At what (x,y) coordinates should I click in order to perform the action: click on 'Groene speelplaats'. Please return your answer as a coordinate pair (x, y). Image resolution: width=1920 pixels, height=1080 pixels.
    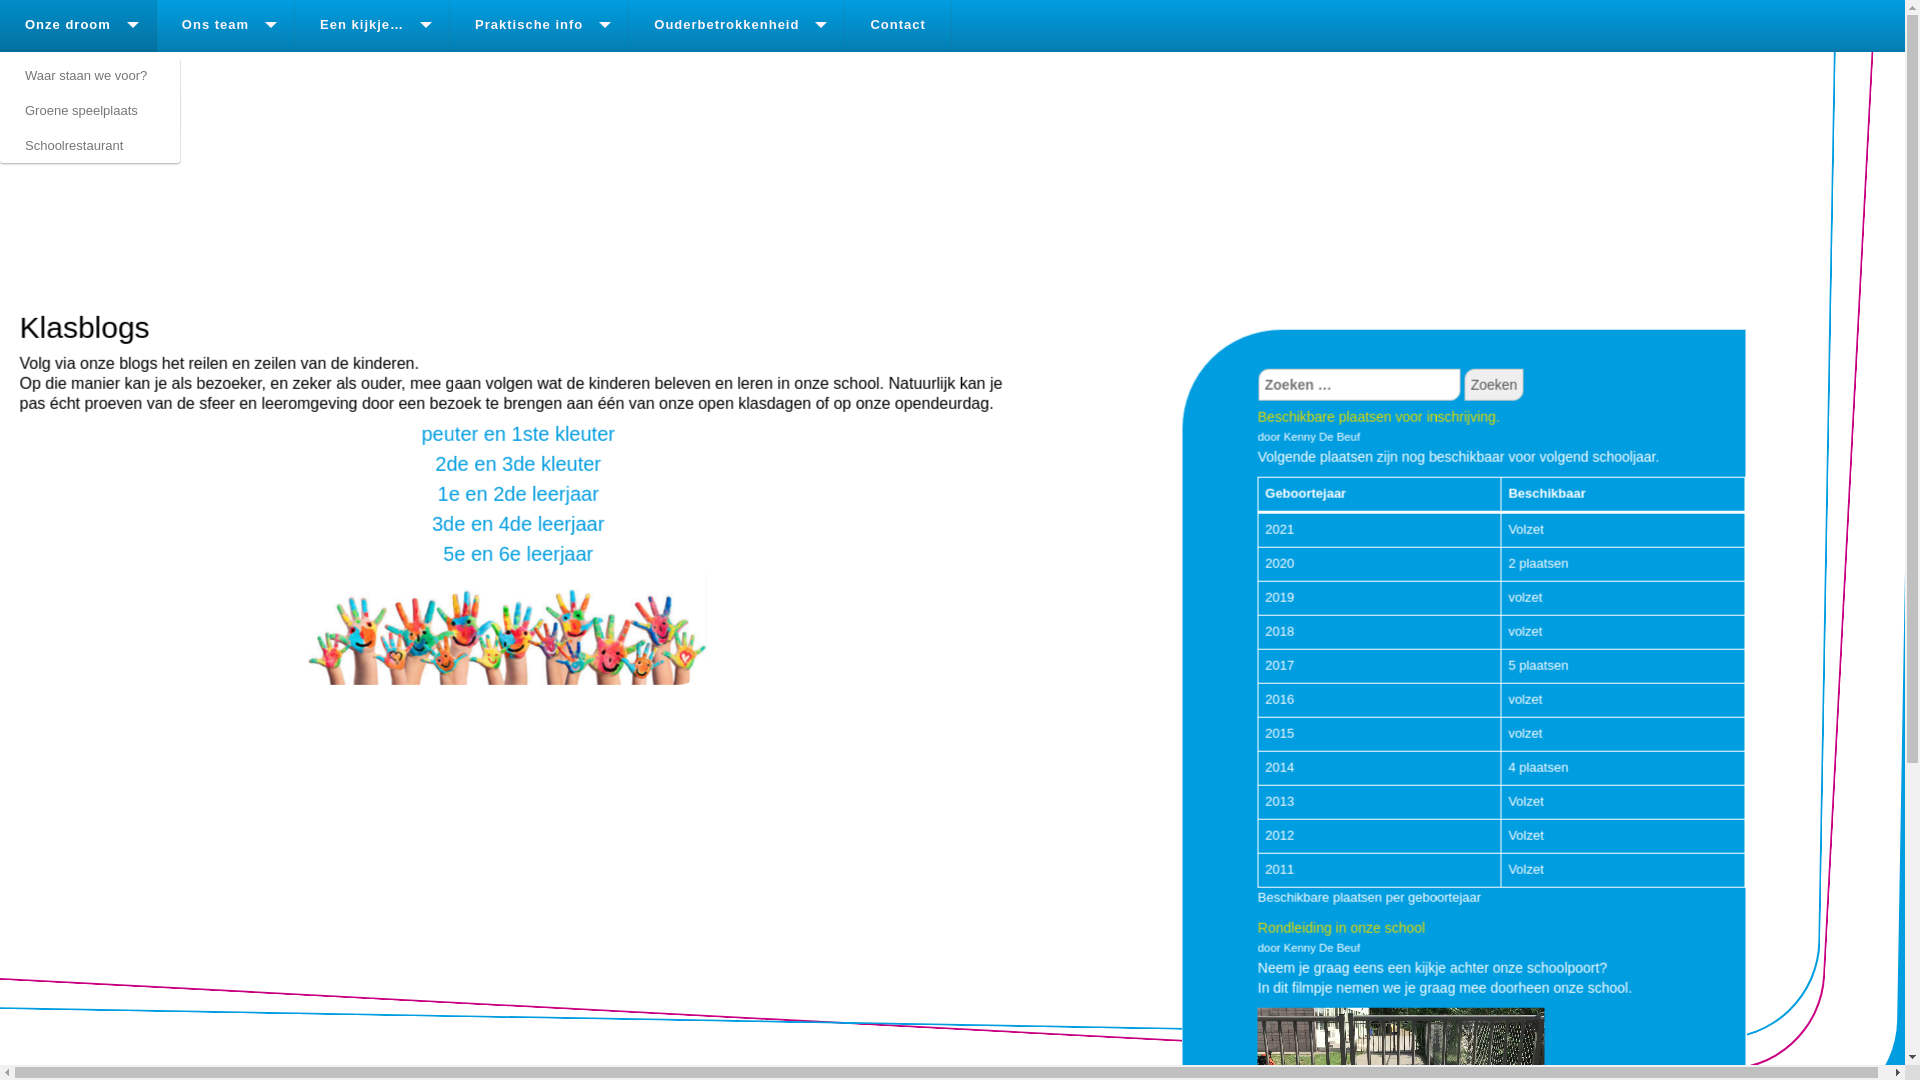
    Looking at the image, I should click on (89, 110).